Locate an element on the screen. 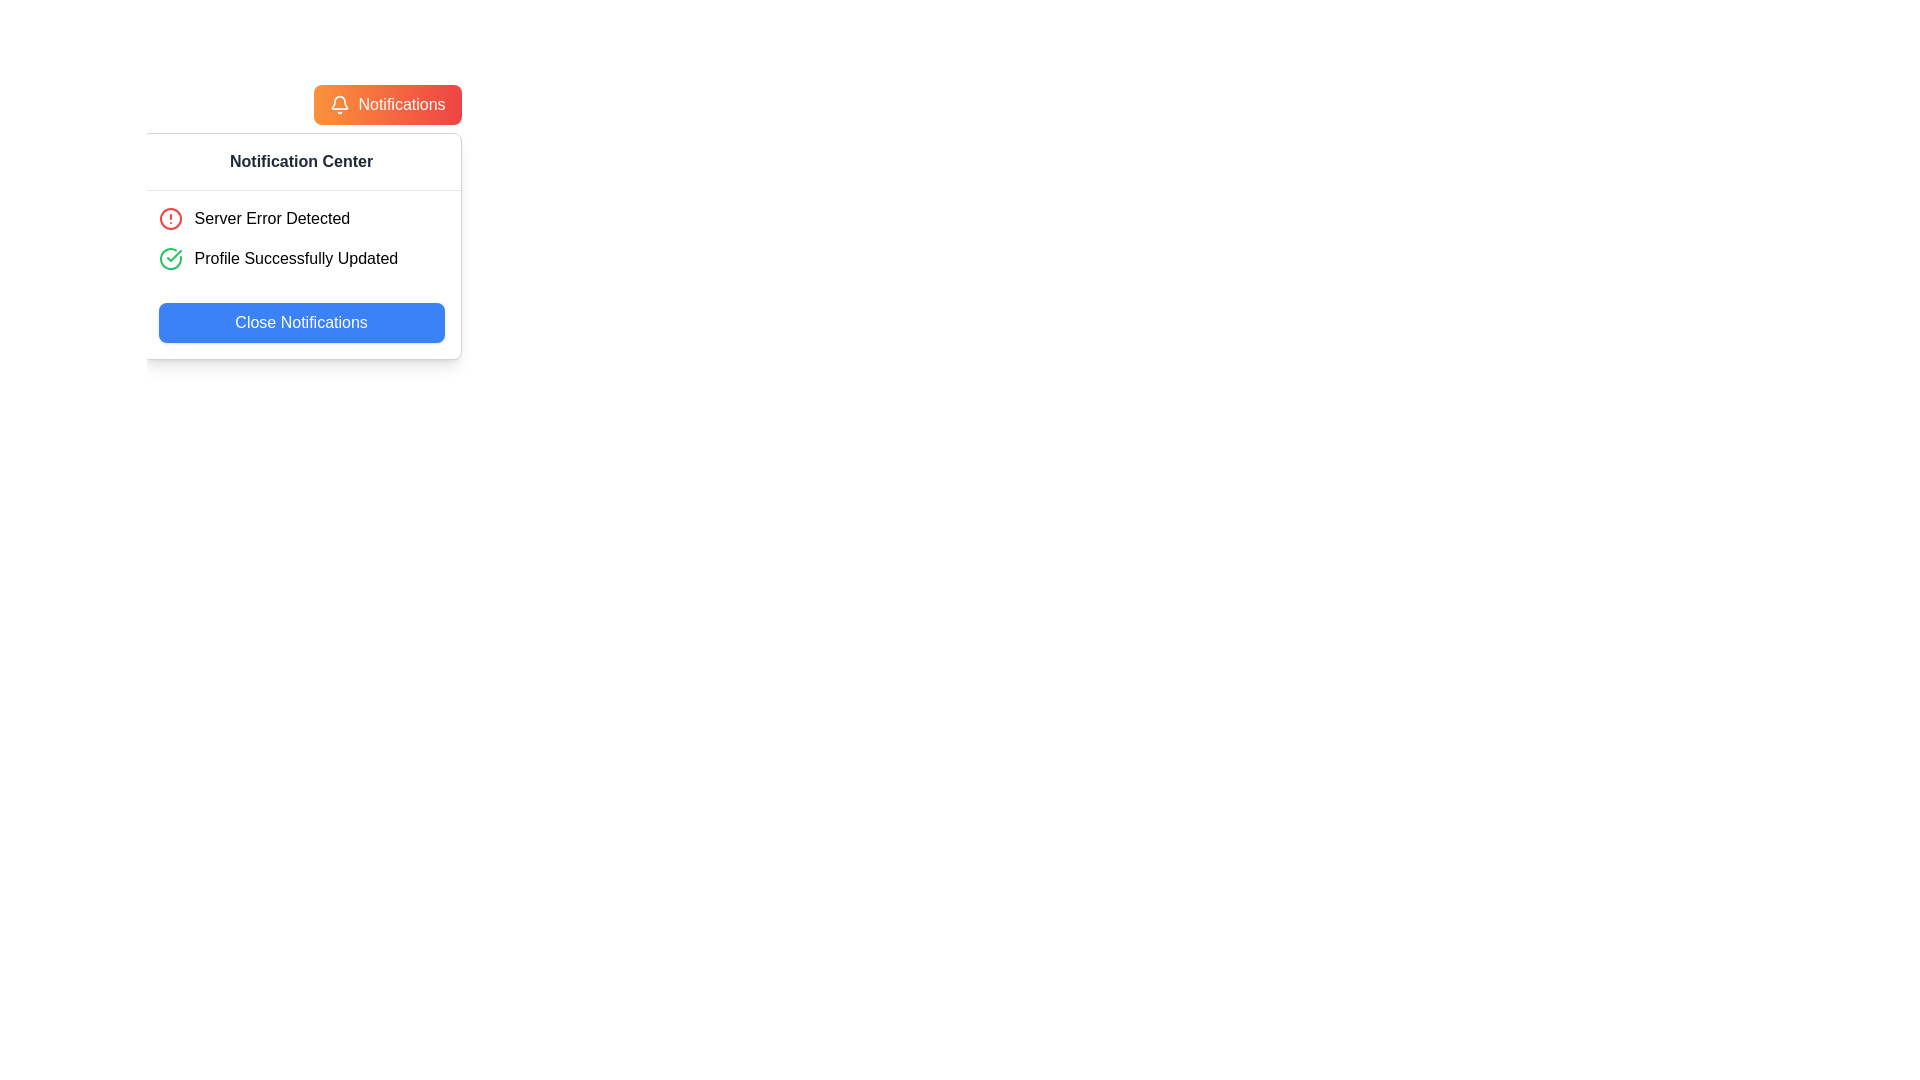 This screenshot has height=1080, width=1920. the close button located at the bottom of the notifications panel is located at coordinates (300, 322).